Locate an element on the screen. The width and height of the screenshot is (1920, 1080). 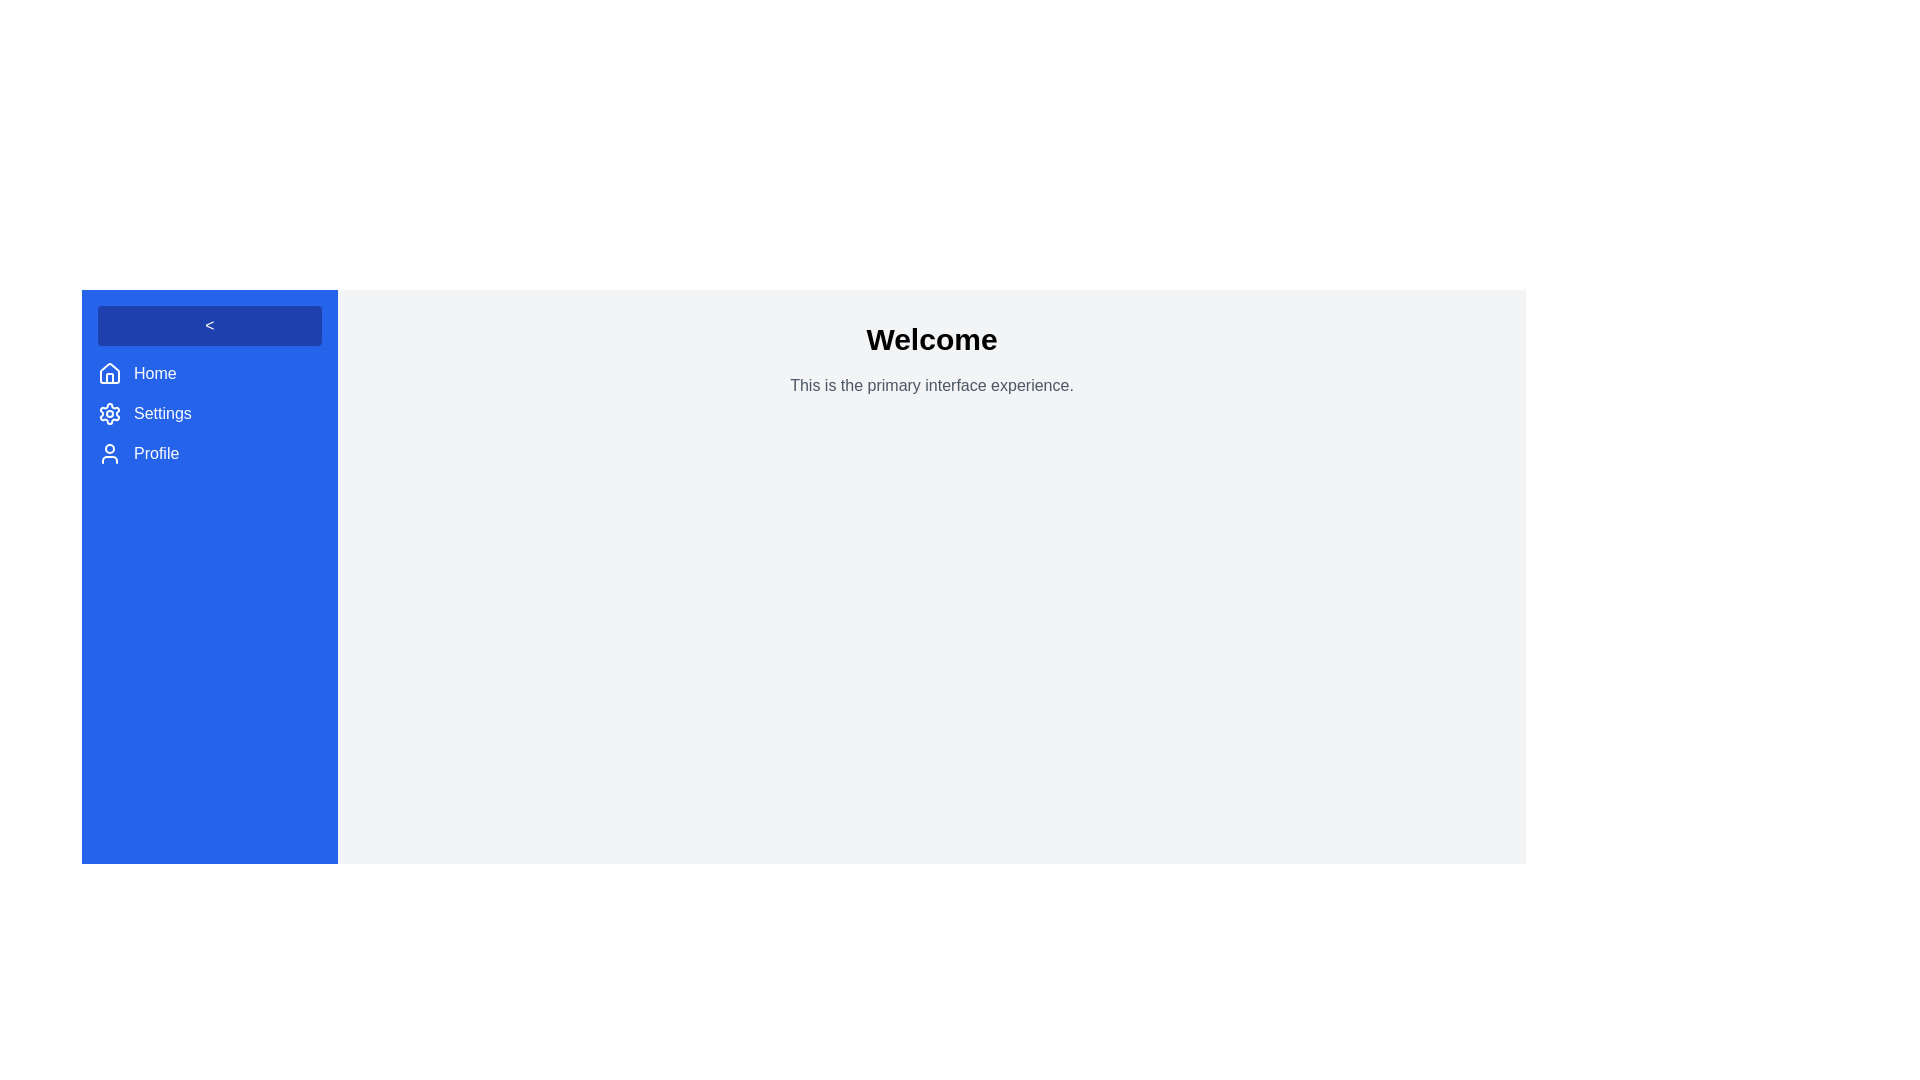
the 'Profile' text label in the vertical navigation bar, which indicates profile-related settings or information is located at coordinates (155, 454).